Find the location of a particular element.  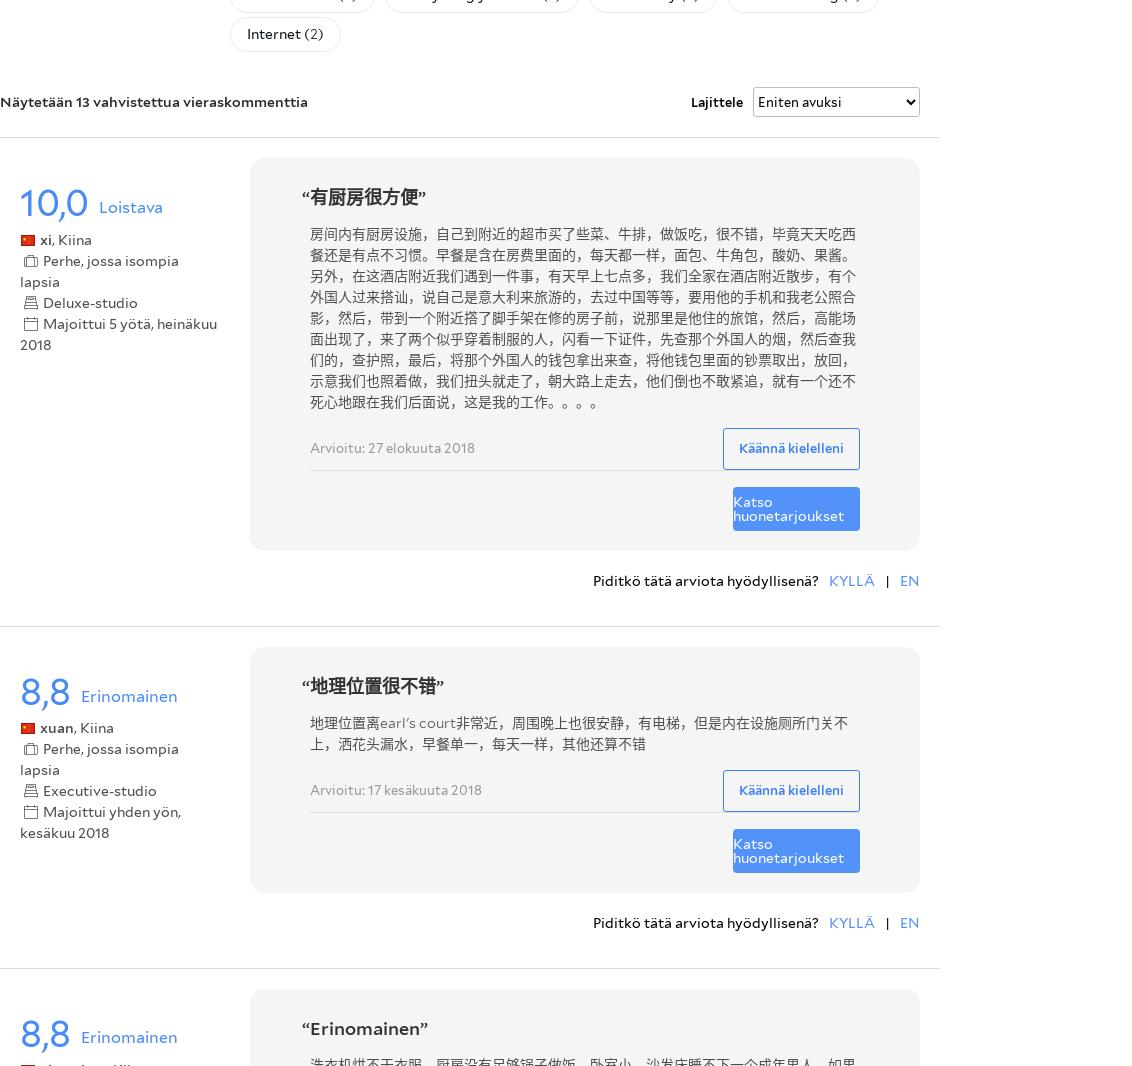

'xuan' is located at coordinates (57, 726).